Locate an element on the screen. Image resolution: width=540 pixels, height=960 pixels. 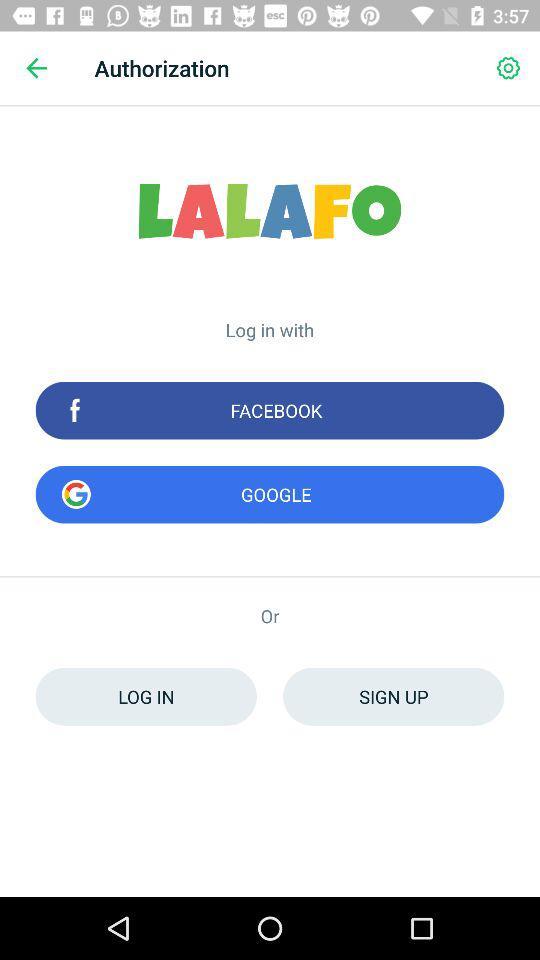
the sign up at the bottom right corner is located at coordinates (393, 696).